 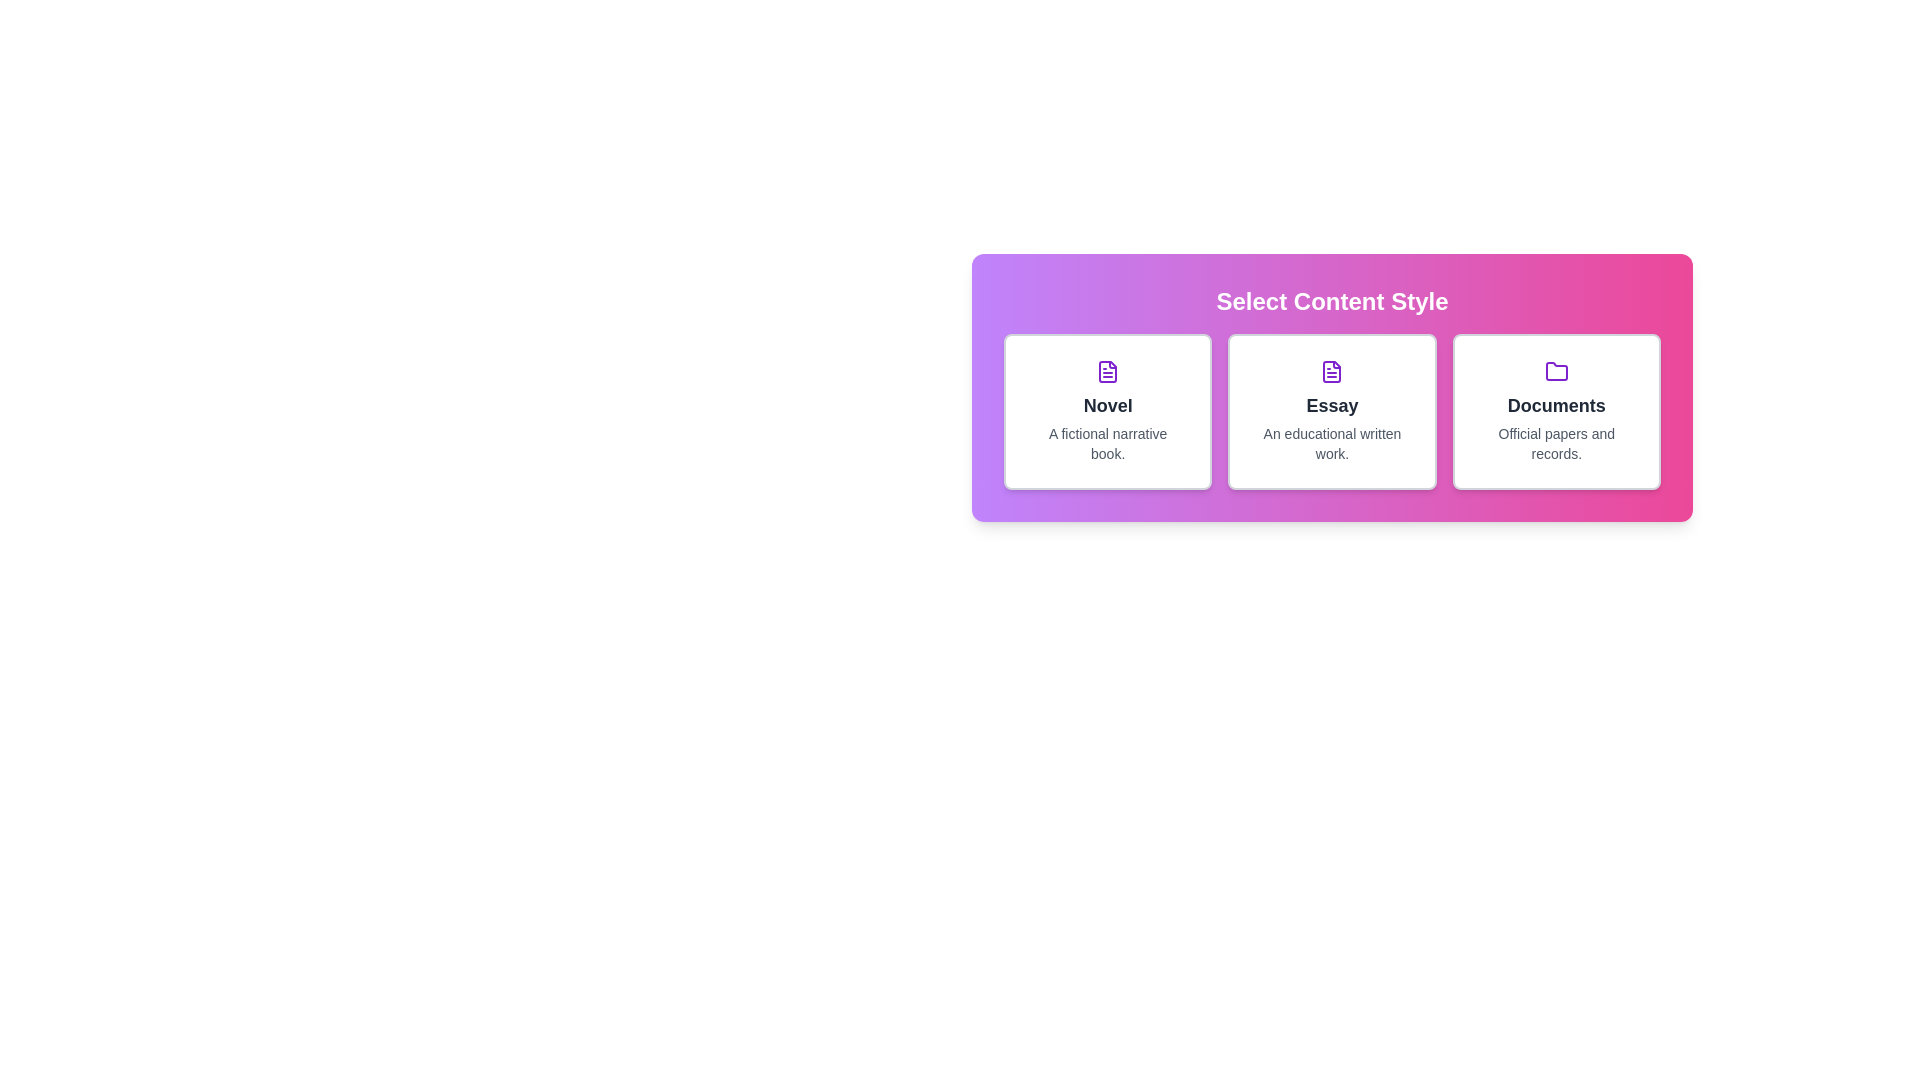 I want to click on the Interactive selection card for the 'Essay' content style, which is the second card in the row of three cards within the 'Select Content Style' section, so click(x=1332, y=388).